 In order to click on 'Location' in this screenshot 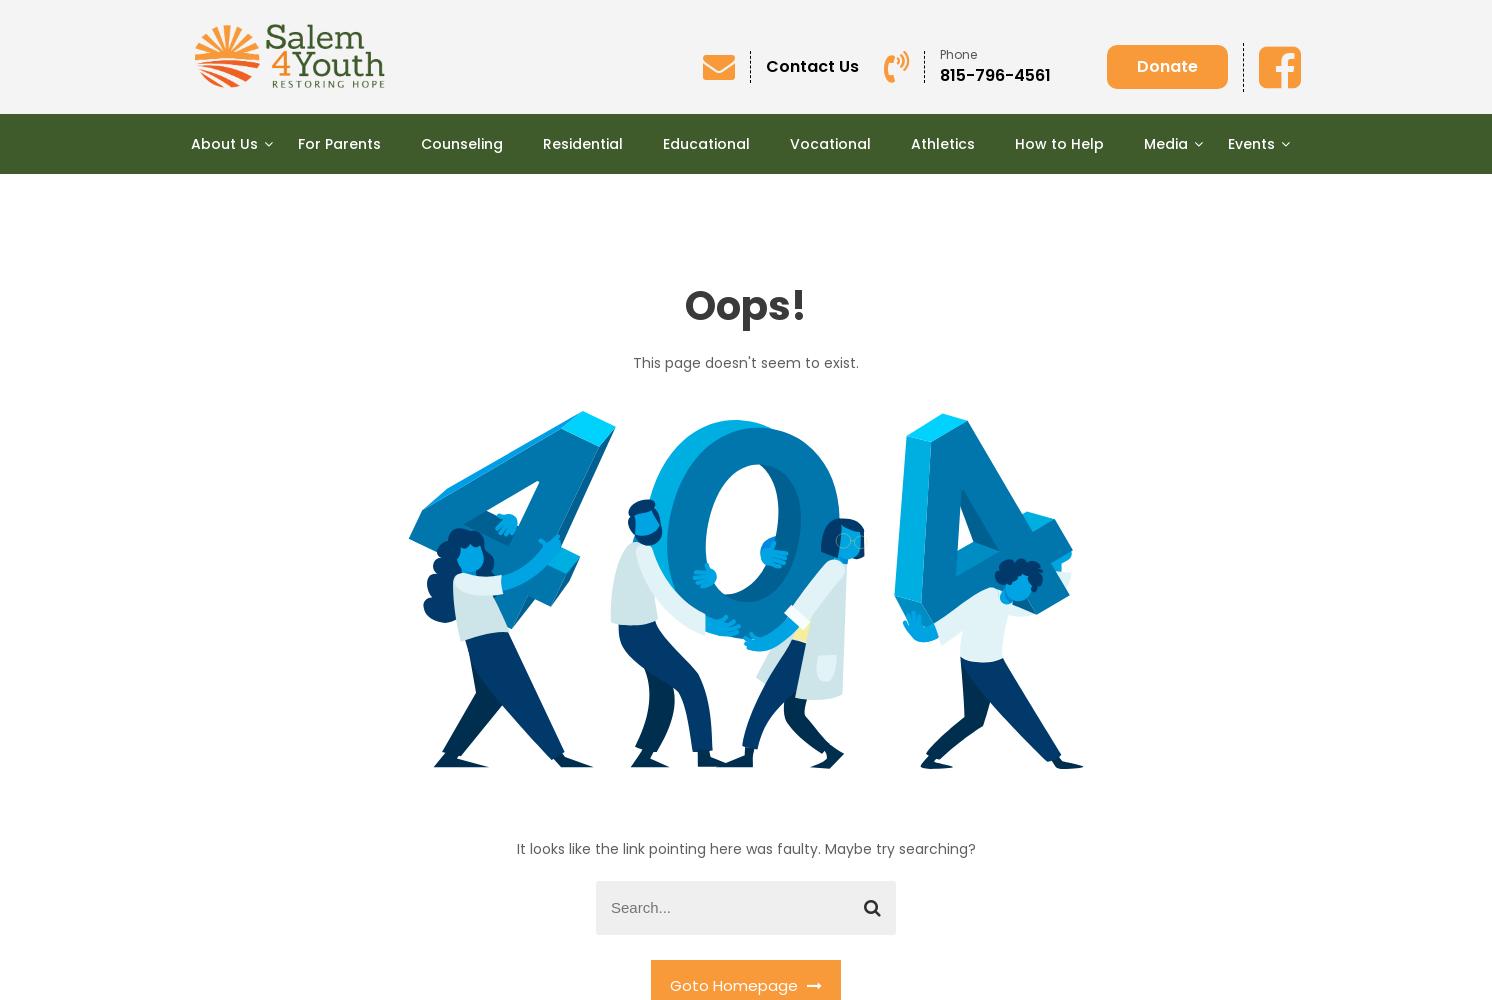, I will do `click(243, 286)`.